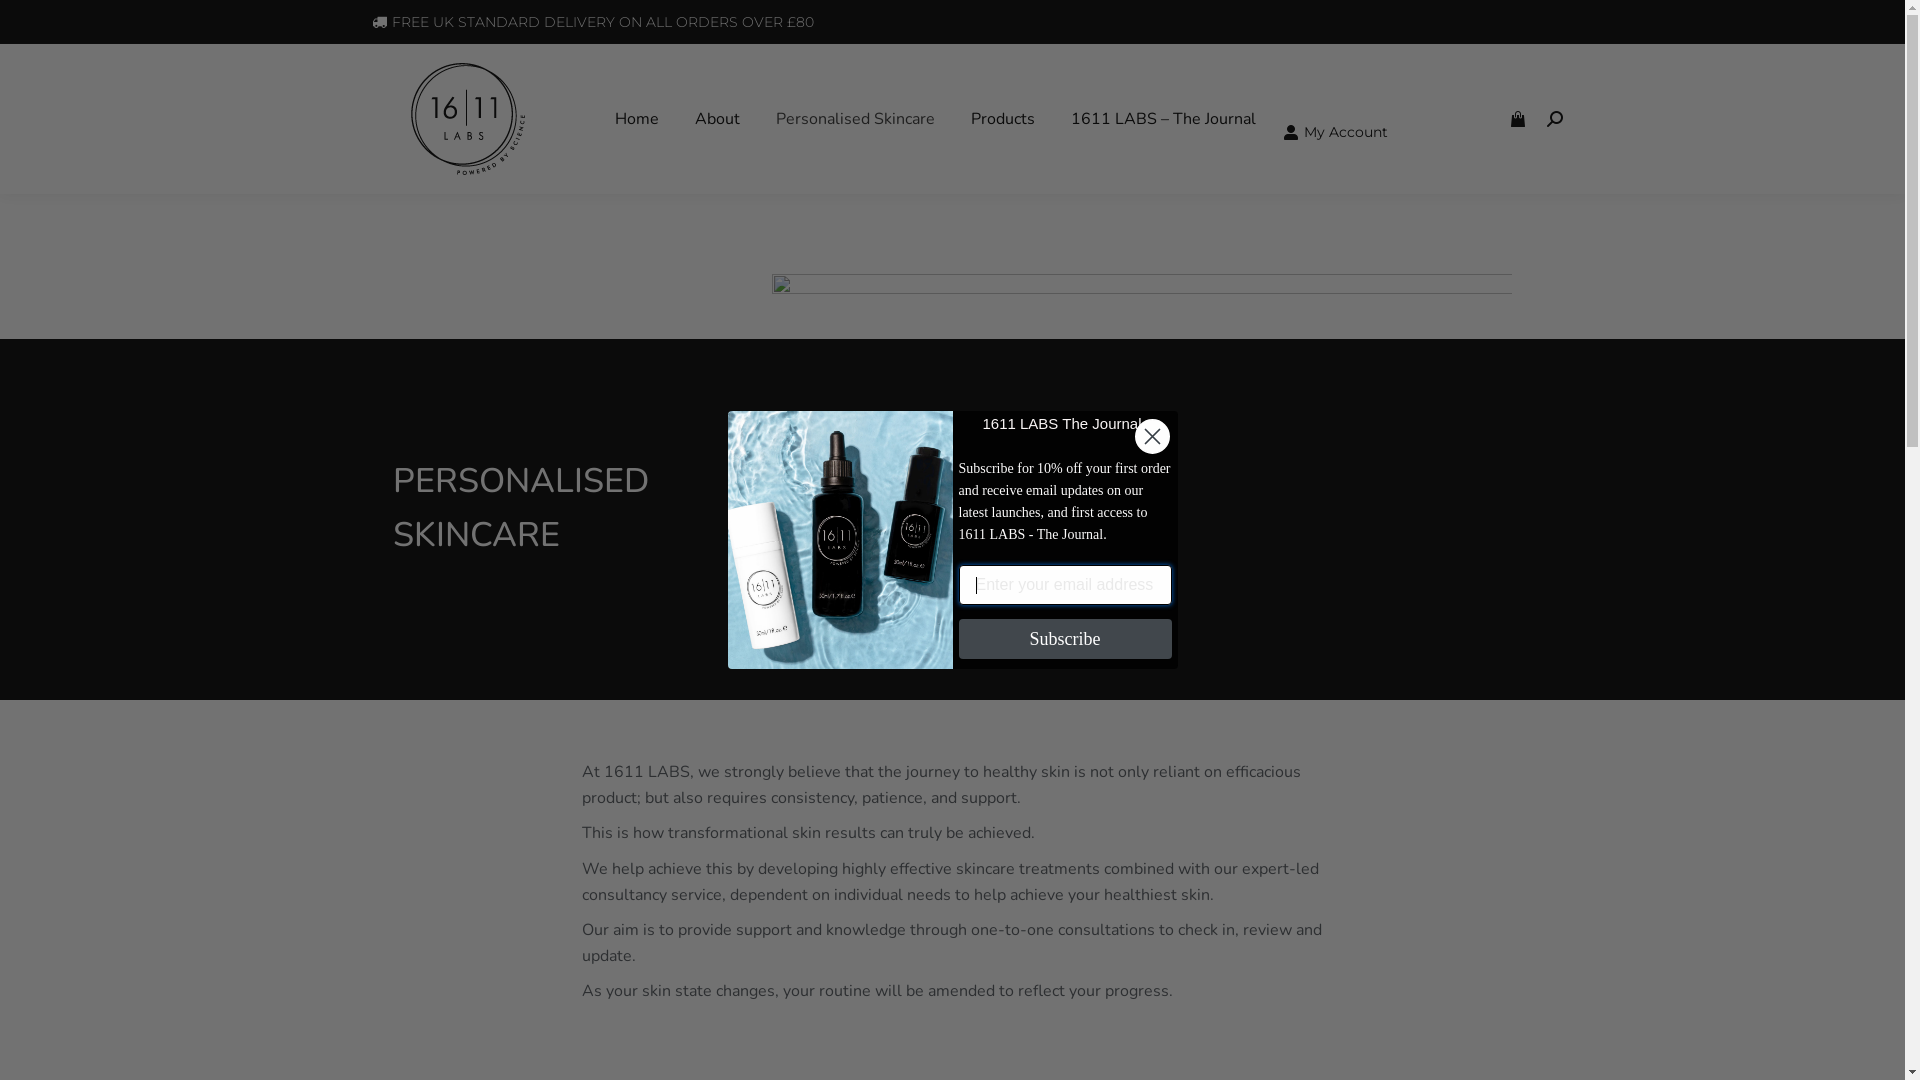 This screenshot has width=1920, height=1080. Describe the element at coordinates (1063, 639) in the screenshot. I see `'Subscribe'` at that location.